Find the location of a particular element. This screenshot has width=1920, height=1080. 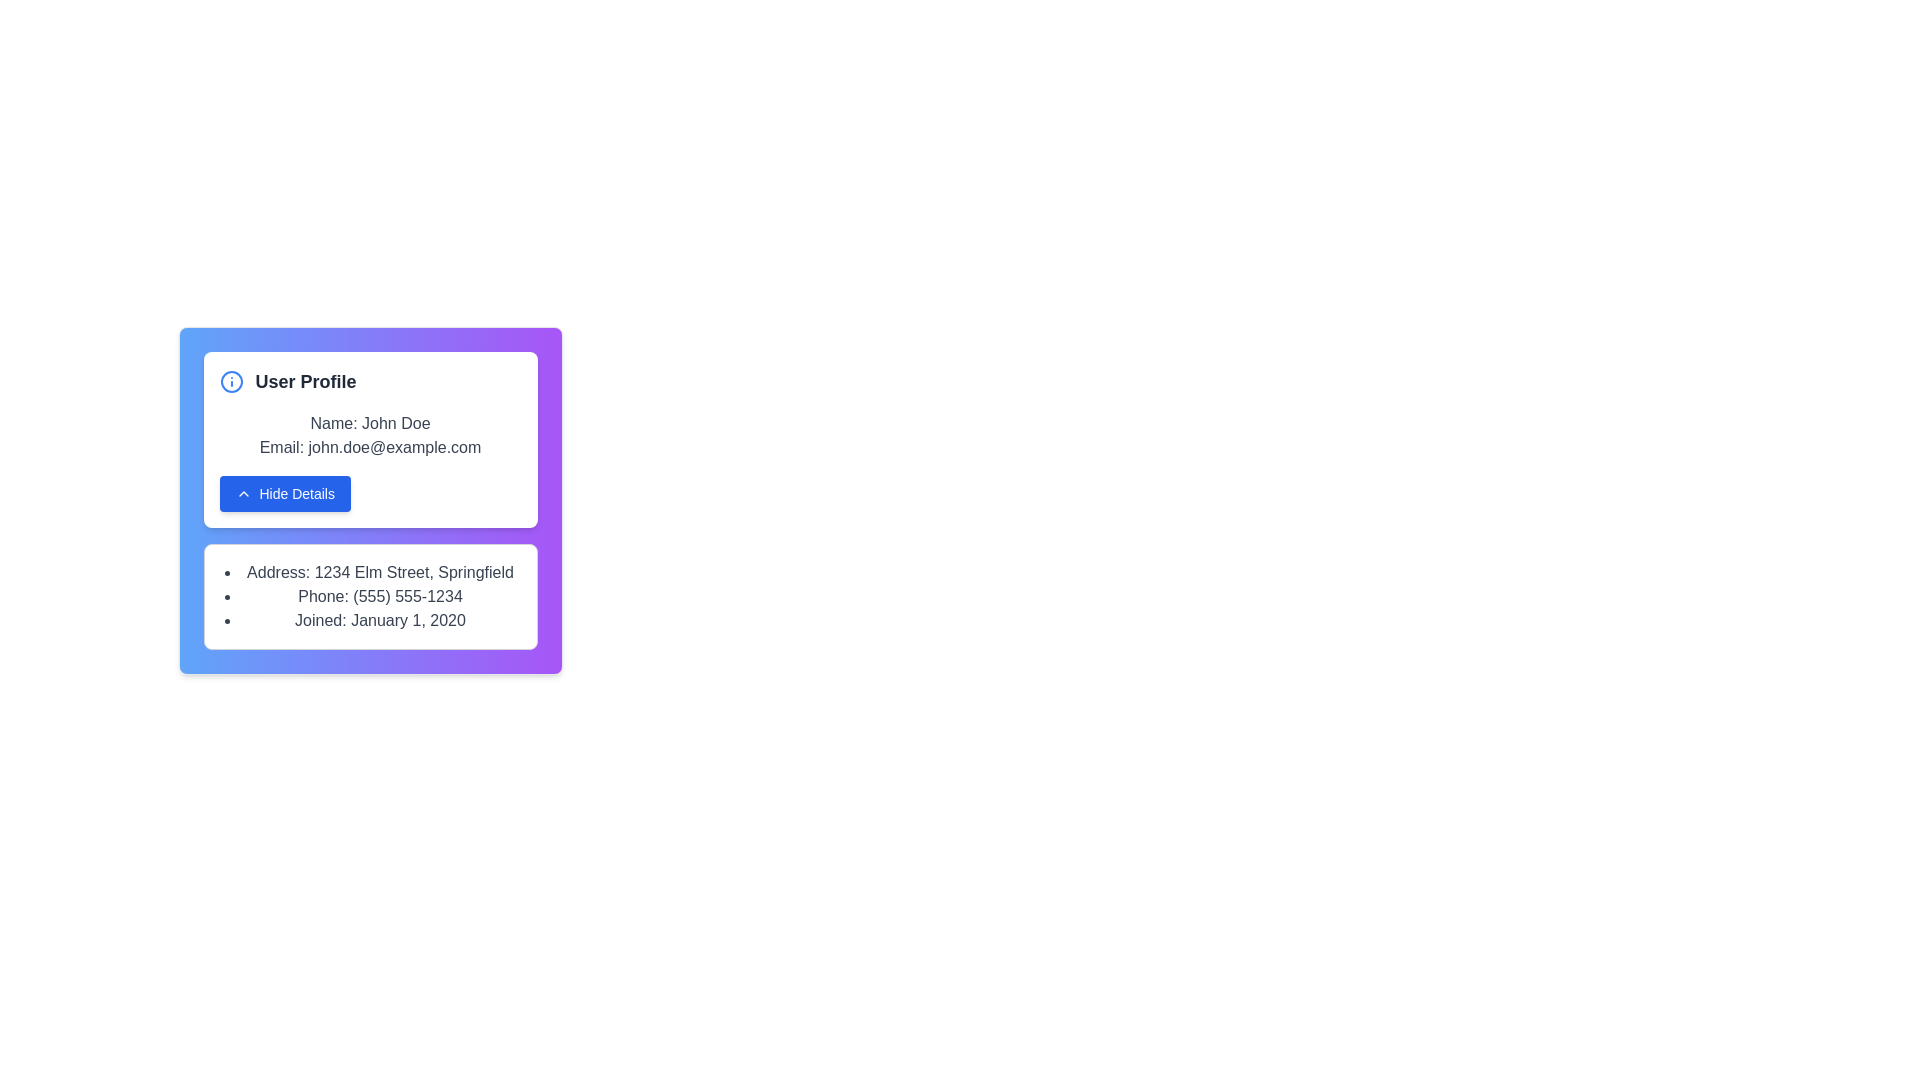

the information icon located to the left of the 'User Profile' text in the header section is located at coordinates (231, 381).